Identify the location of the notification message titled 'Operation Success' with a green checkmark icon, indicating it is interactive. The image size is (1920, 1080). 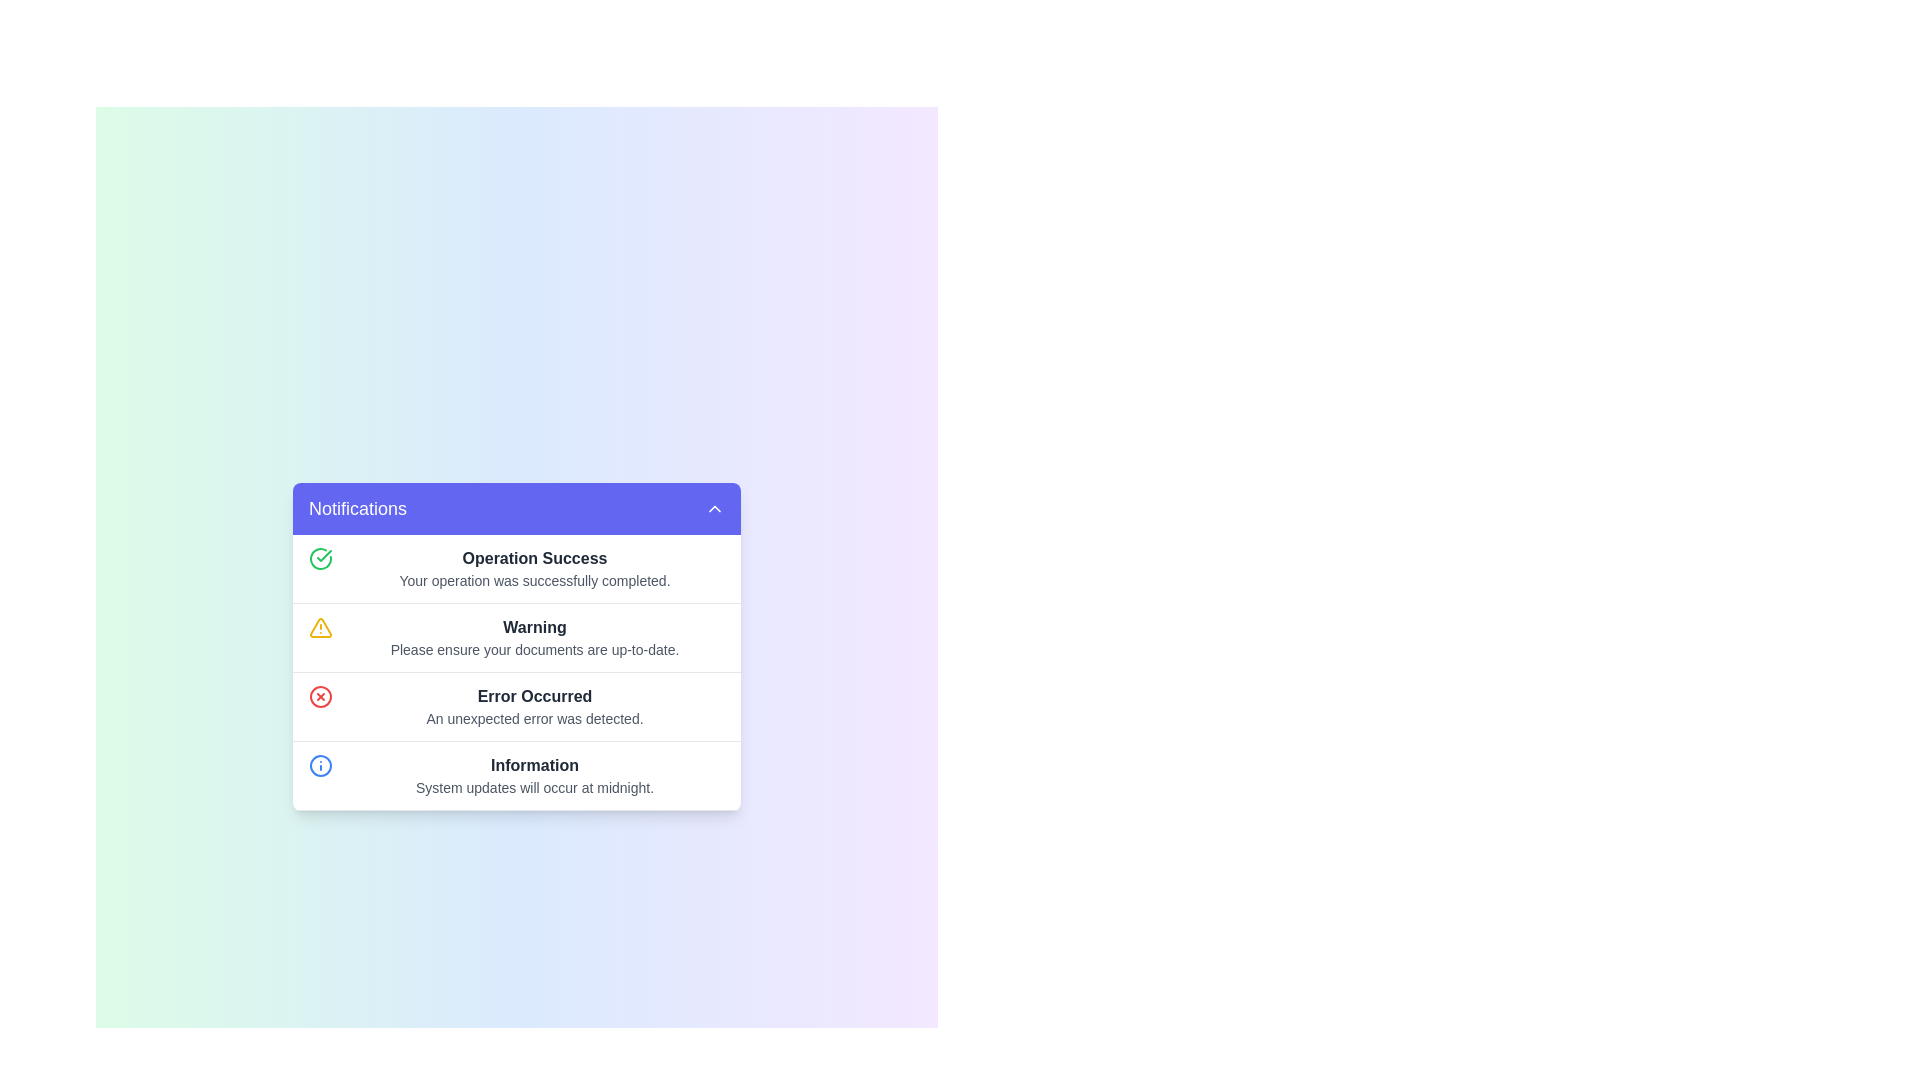
(517, 569).